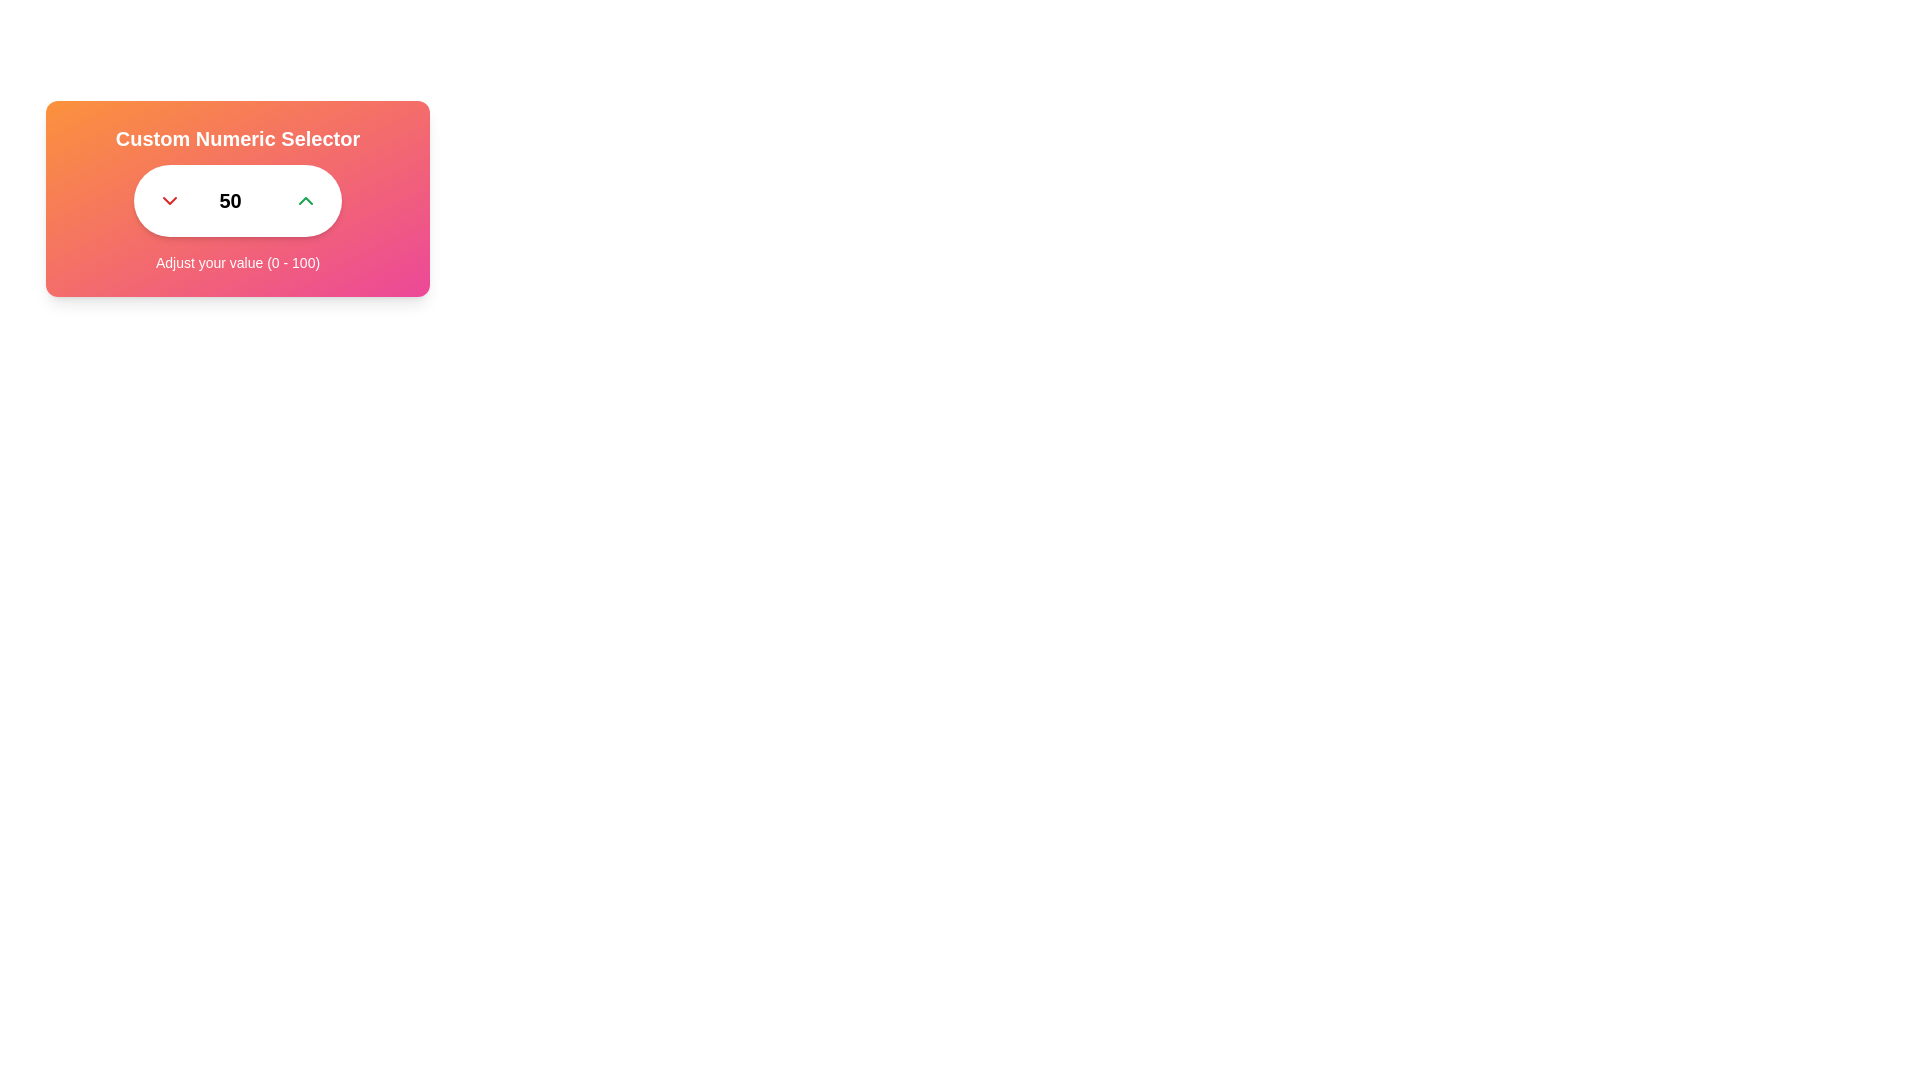 Image resolution: width=1920 pixels, height=1080 pixels. I want to click on the static text label displaying 'Adjust your value (0 - 100)' which is styled in white against a gradient background, located at the bottom of the visual card, so click(238, 261).